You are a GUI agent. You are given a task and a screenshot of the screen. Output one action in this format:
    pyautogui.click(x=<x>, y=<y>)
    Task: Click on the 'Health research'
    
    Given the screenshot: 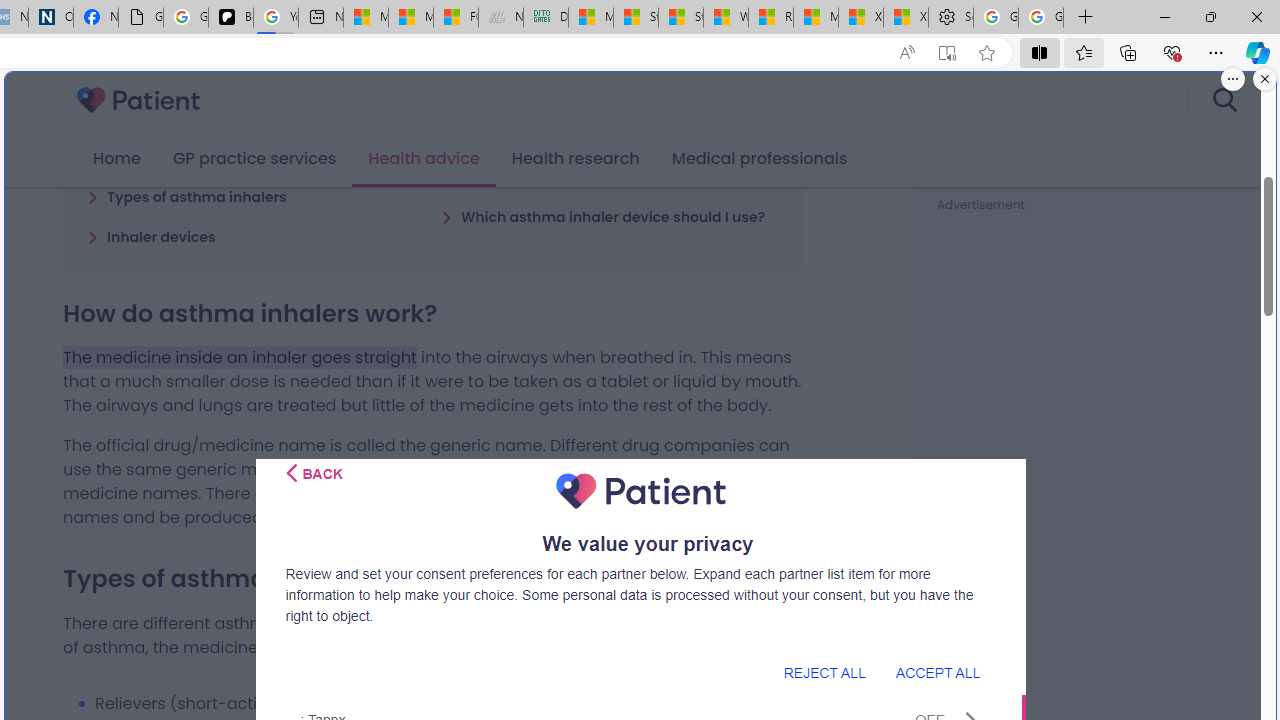 What is the action you would take?
    pyautogui.click(x=574, y=158)
    